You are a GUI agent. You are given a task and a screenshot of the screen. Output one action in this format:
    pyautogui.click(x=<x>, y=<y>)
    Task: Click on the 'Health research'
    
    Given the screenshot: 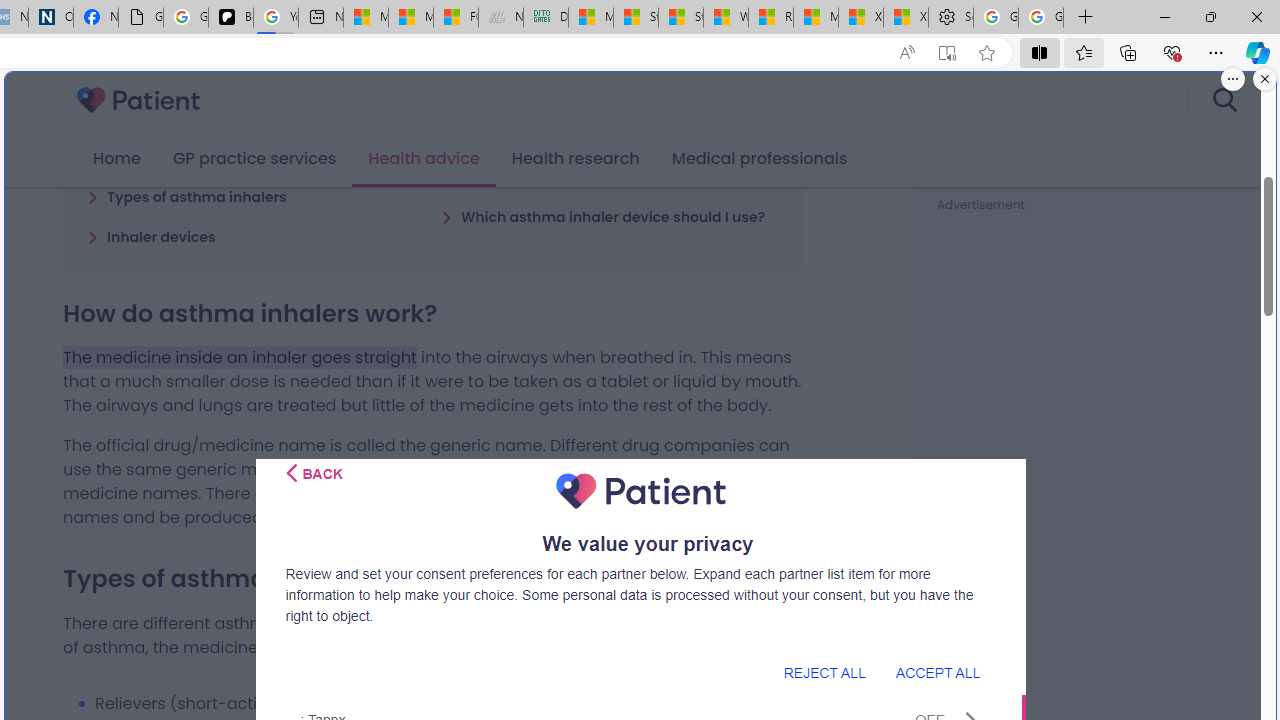 What is the action you would take?
    pyautogui.click(x=574, y=158)
    